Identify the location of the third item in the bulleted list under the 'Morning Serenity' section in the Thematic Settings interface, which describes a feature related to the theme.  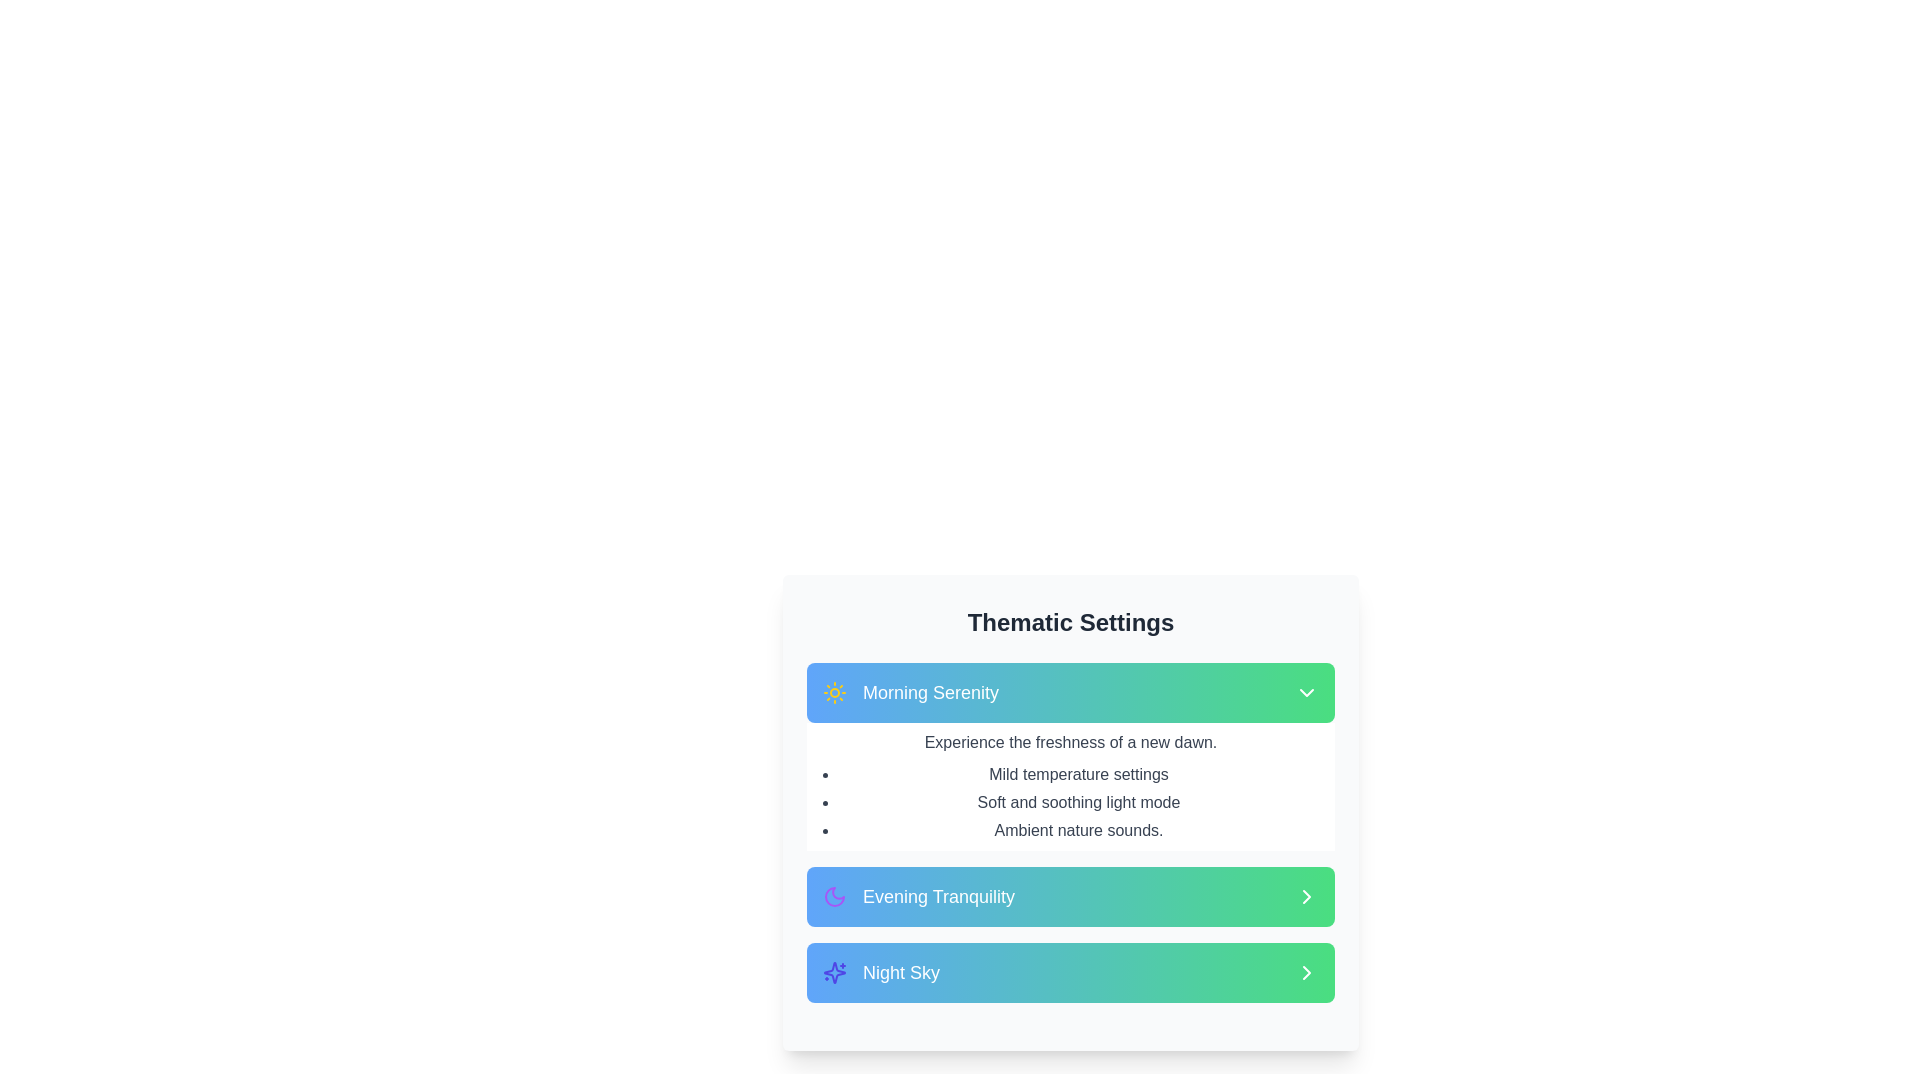
(1078, 830).